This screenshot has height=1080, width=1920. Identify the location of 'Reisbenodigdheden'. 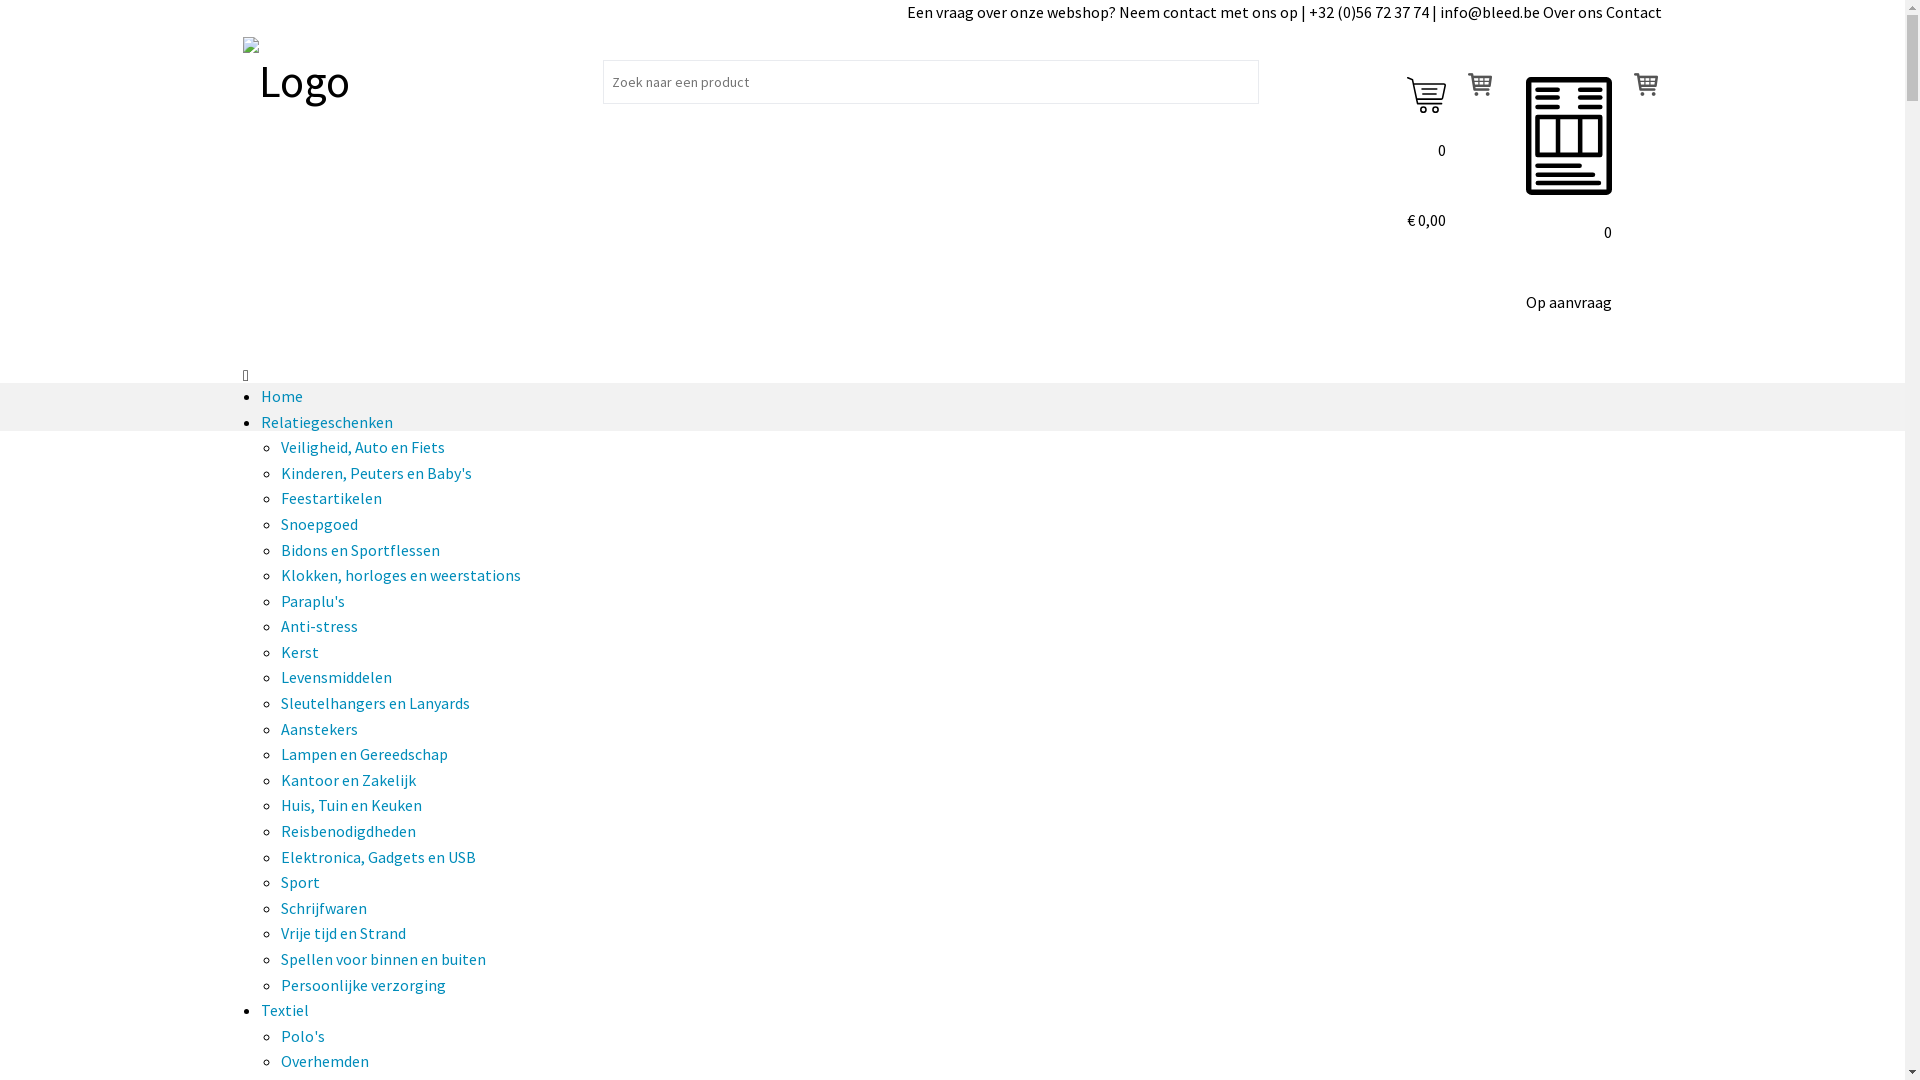
(348, 830).